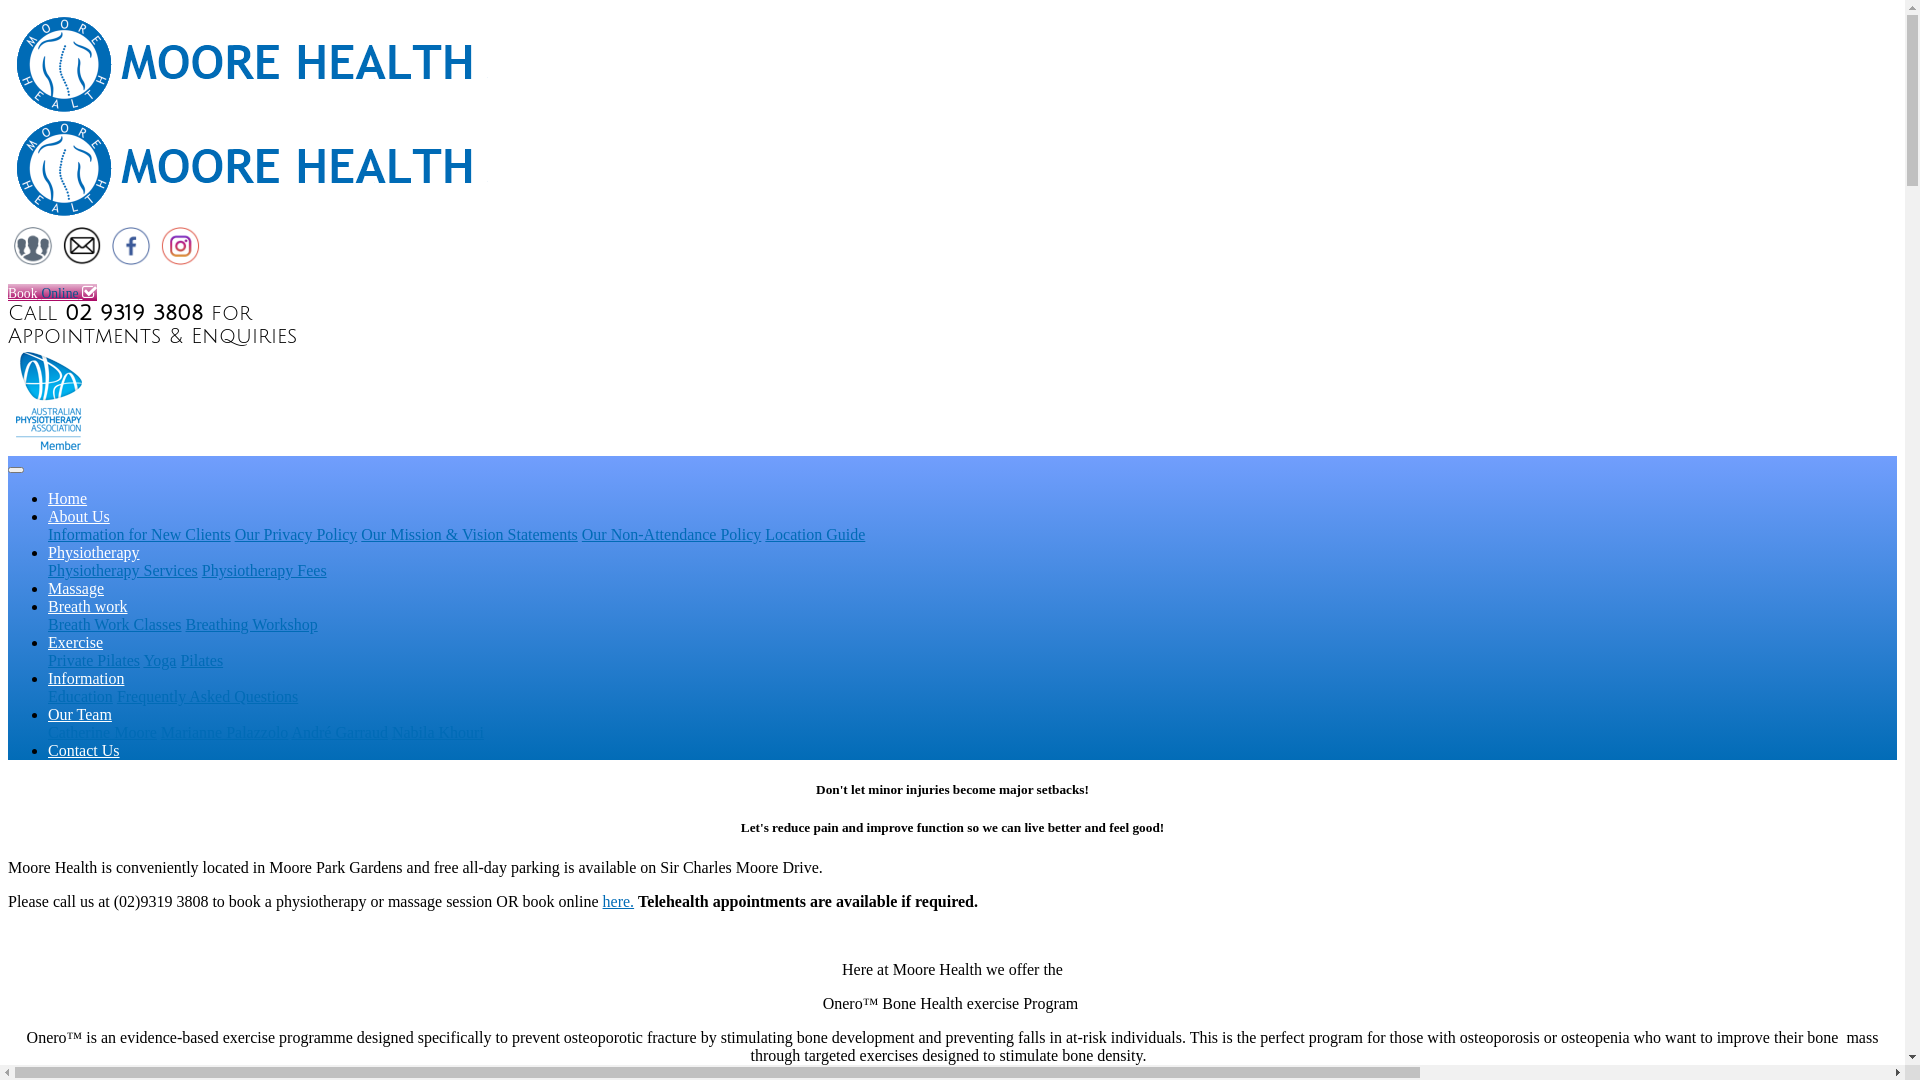  What do you see at coordinates (392, 732) in the screenshot?
I see `'Nabila Khouri'` at bounding box center [392, 732].